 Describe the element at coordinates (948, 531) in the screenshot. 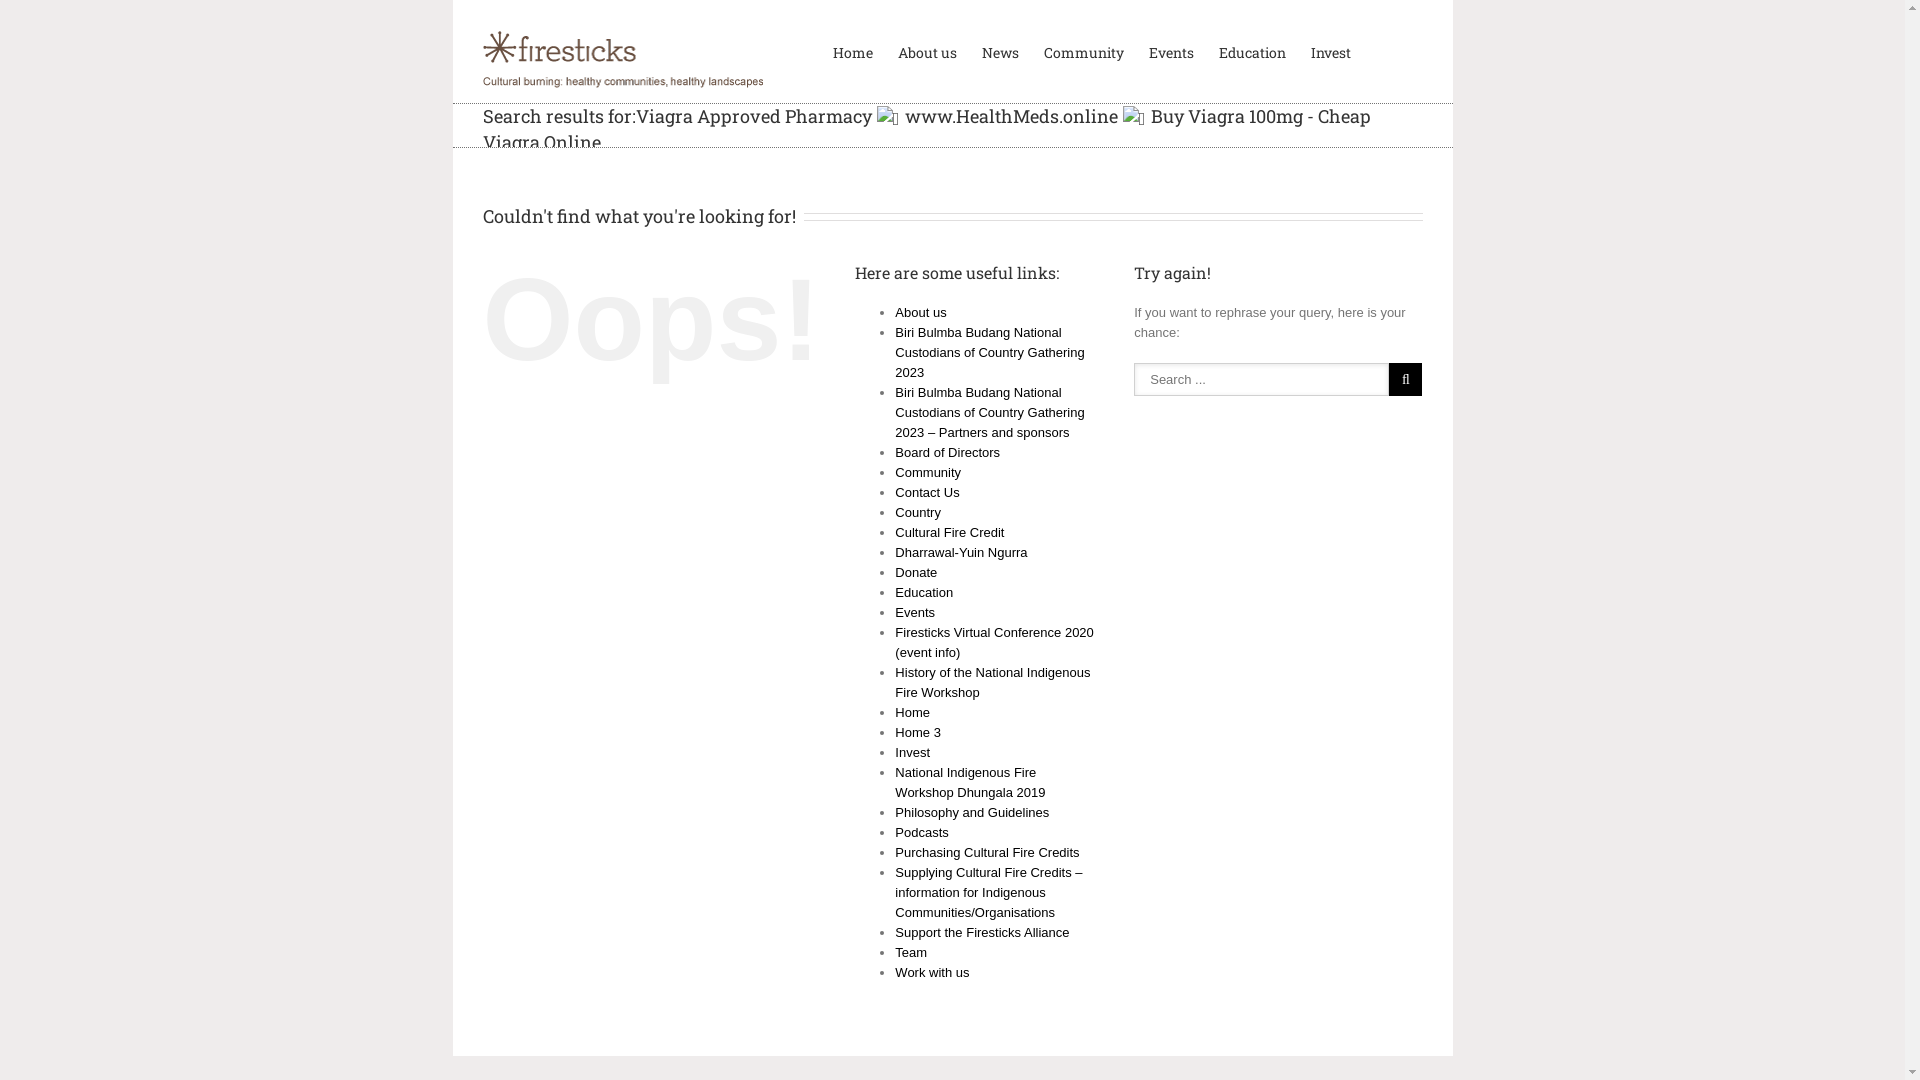

I see `'Cultural Fire Credit'` at that location.